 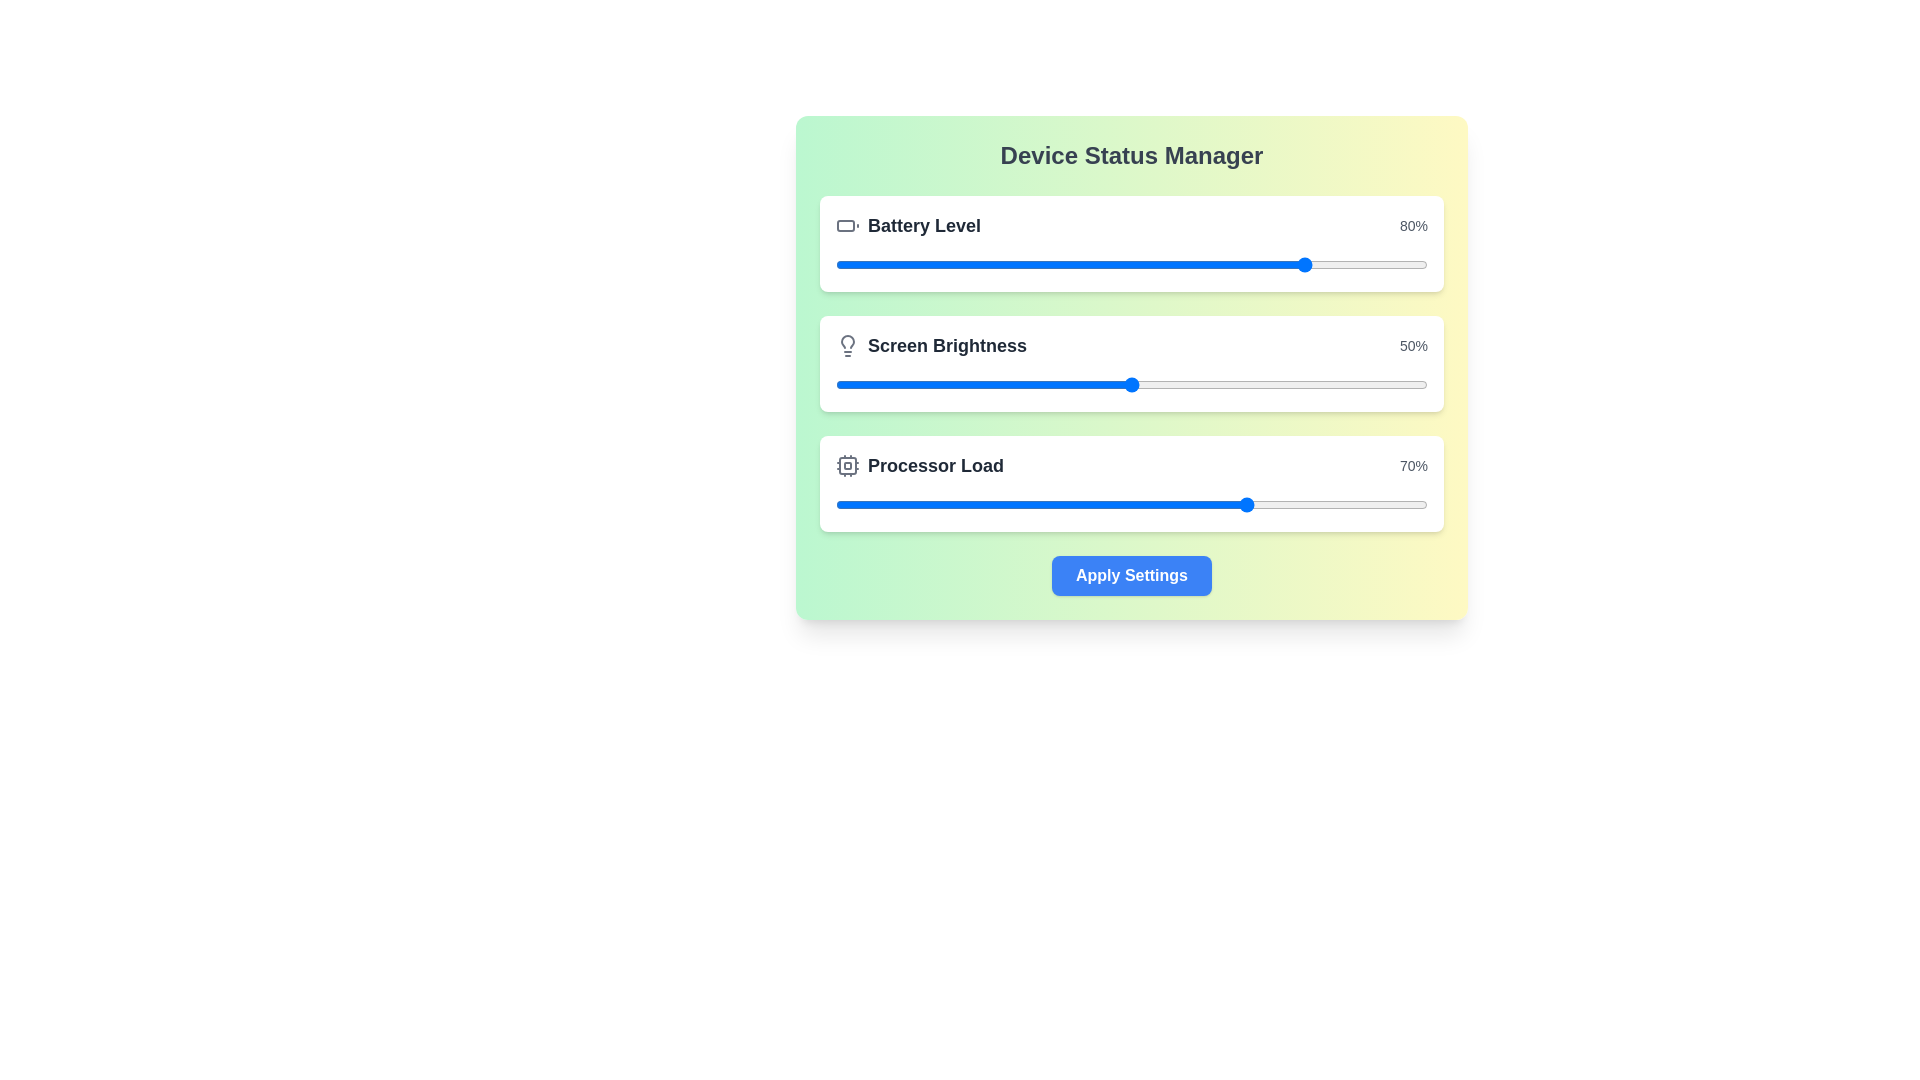 I want to click on the SVG rectangle representing the 'Processor Load' graphical decoration, which is positioned next to the 'Processor Load' label and progress bar, so click(x=848, y=466).